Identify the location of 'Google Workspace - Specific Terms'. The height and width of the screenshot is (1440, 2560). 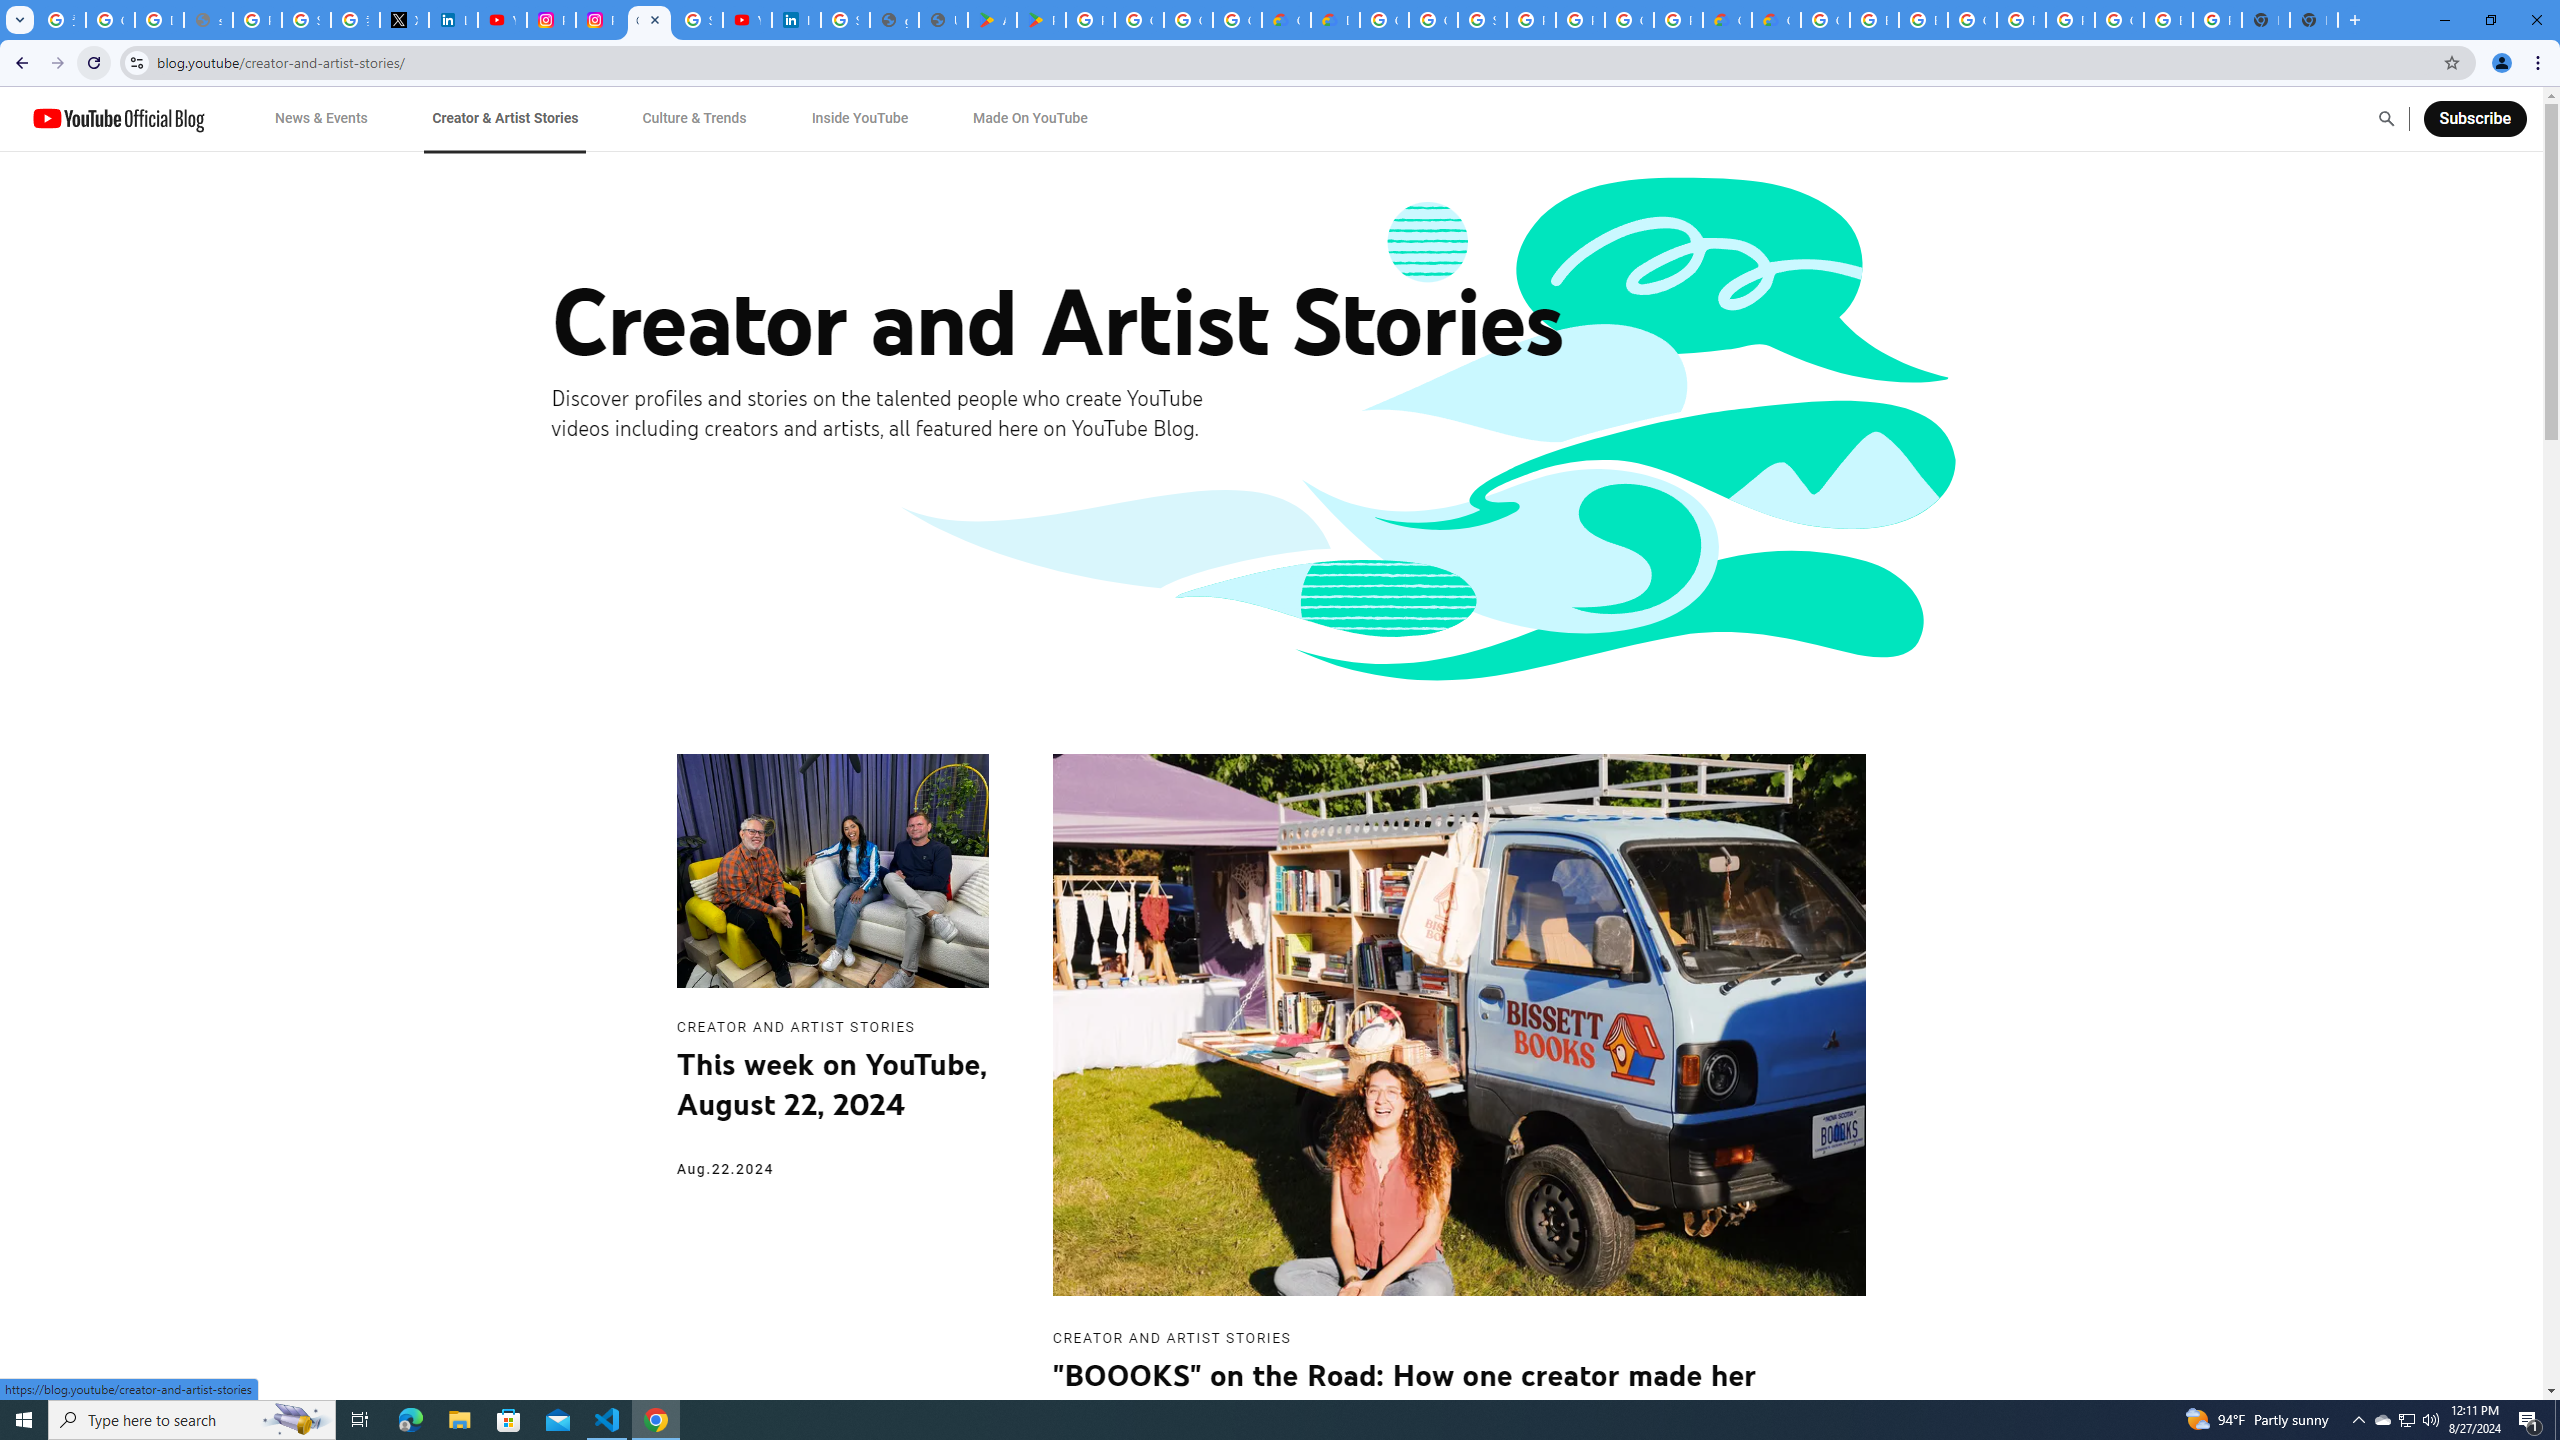
(1235, 19).